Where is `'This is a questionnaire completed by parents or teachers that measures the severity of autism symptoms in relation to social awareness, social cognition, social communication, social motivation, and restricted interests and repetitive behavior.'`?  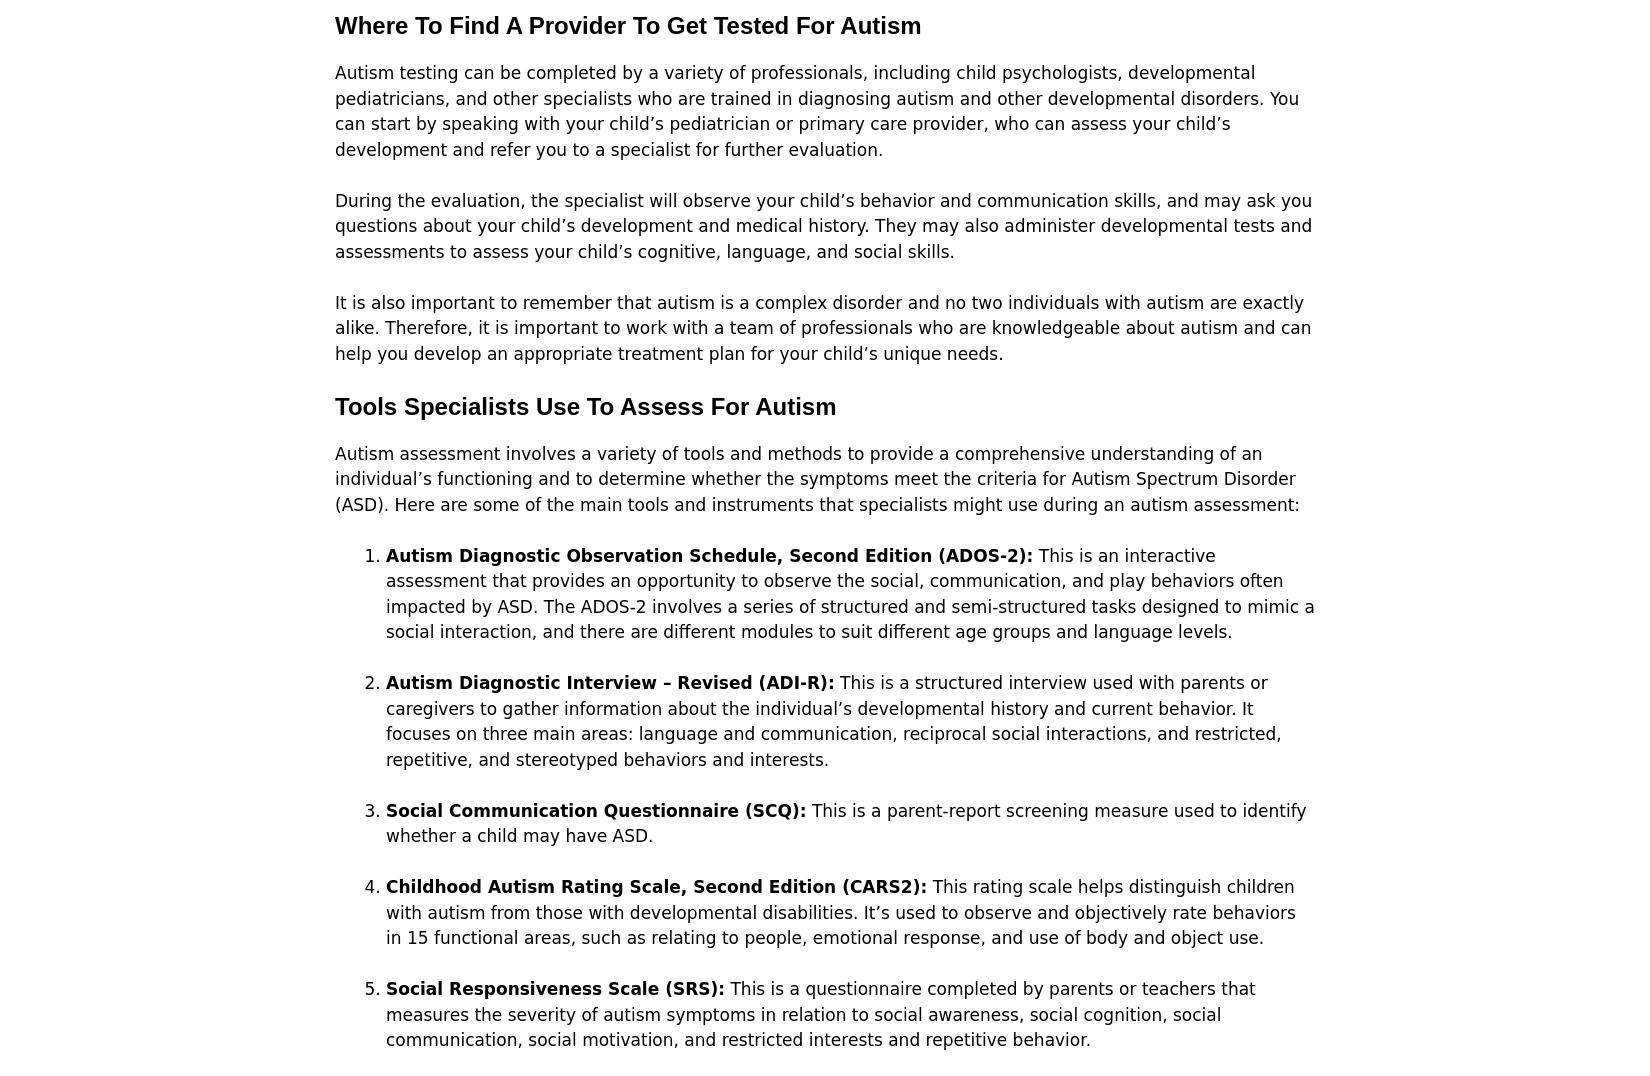 'This is a questionnaire completed by parents or teachers that measures the severity of autism symptoms in relation to social awareness, social cognition, social communication, social motivation, and restricted interests and repetitive behavior.' is located at coordinates (819, 1013).